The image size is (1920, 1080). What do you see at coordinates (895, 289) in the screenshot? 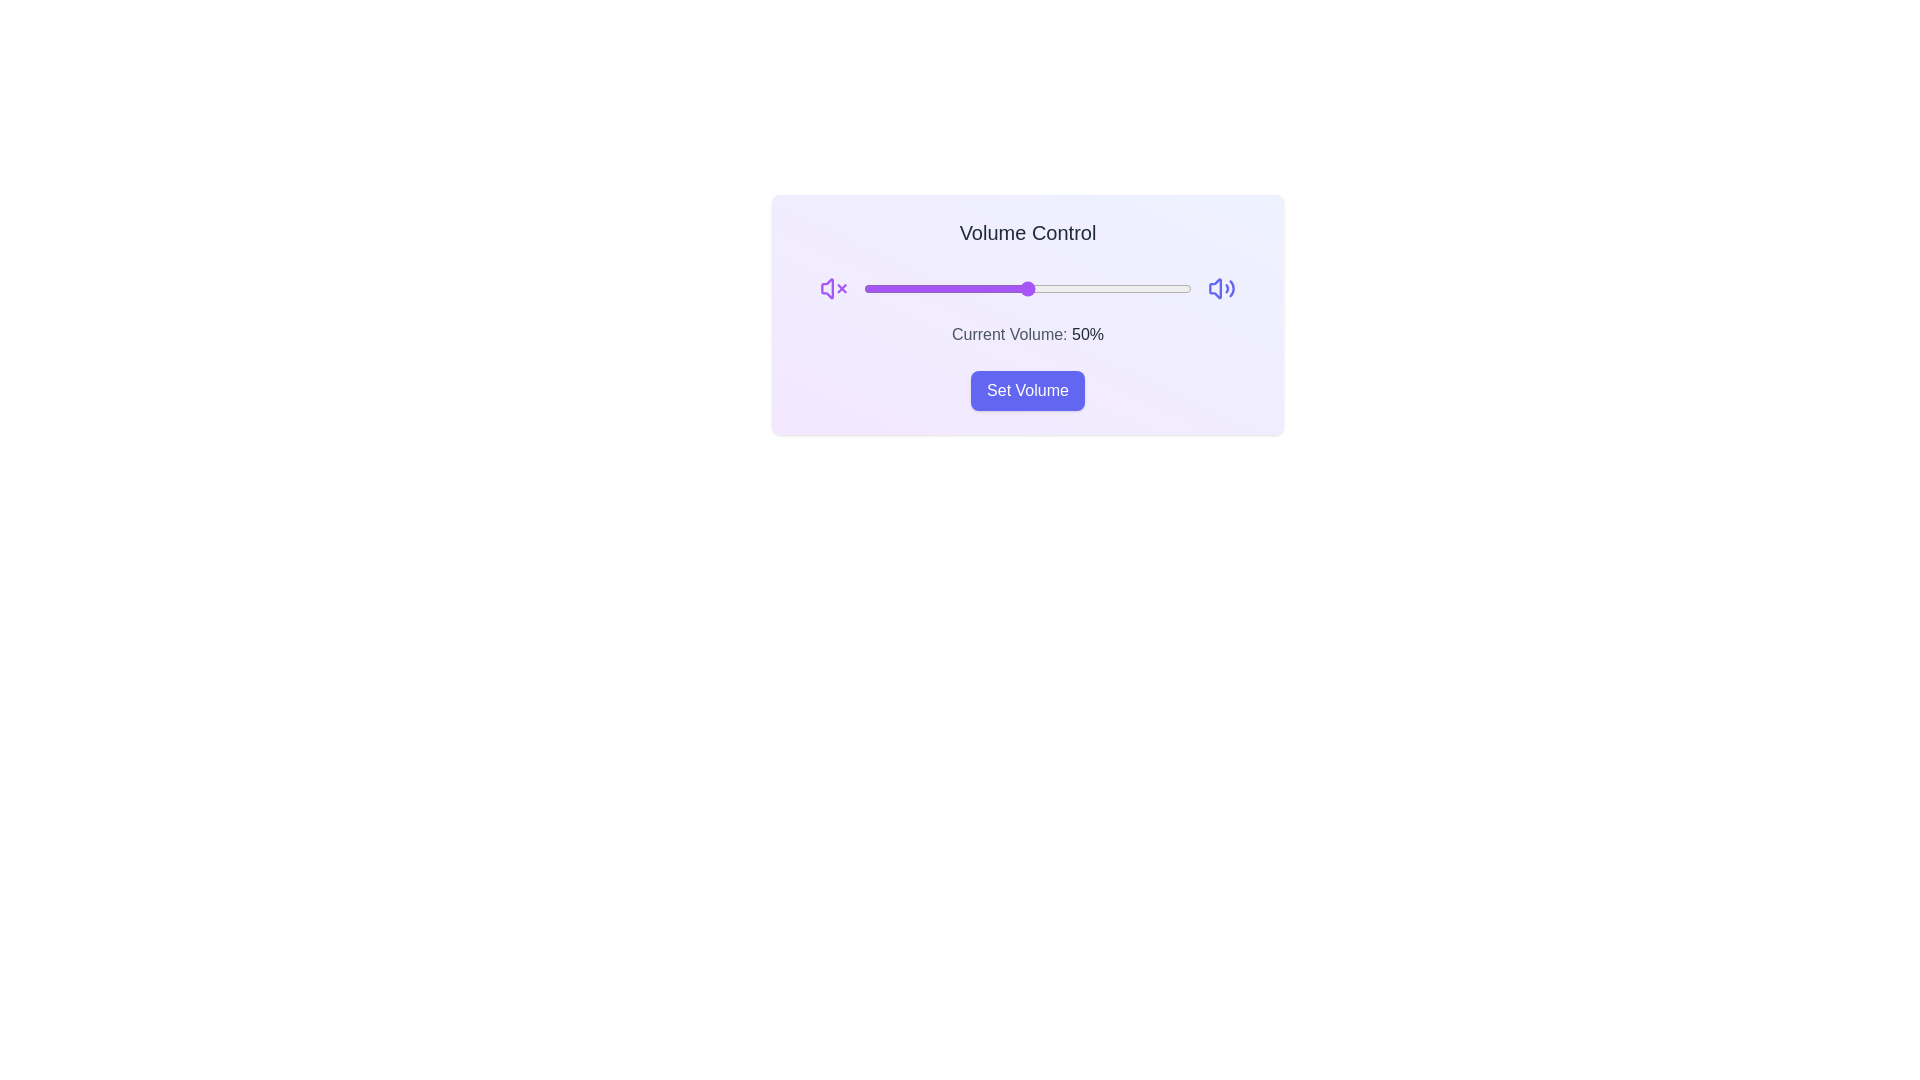
I see `the volume slider to set the volume to 10%` at bounding box center [895, 289].